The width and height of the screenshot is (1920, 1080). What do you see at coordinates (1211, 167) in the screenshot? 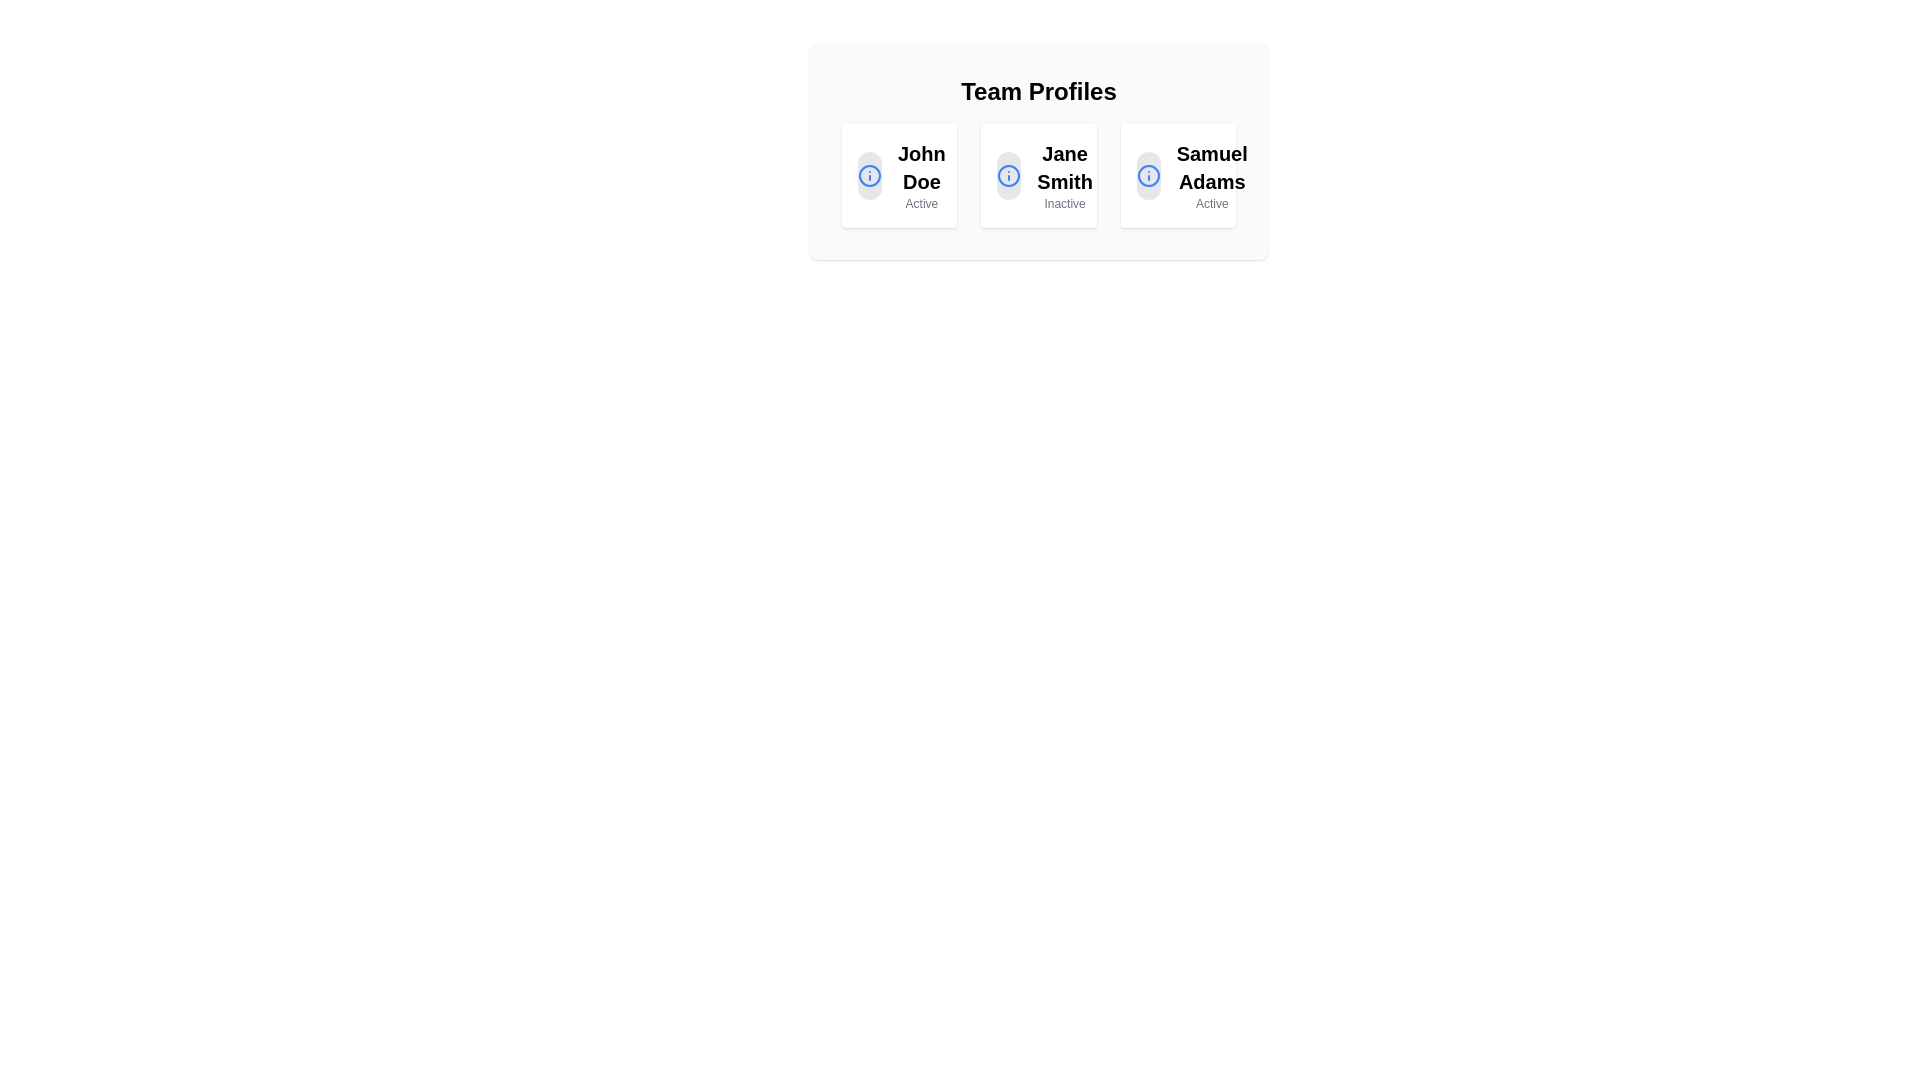
I see `the text label displaying 'Samuel Adams' in bold, located within a card below the title 'Team Profiles'` at bounding box center [1211, 167].